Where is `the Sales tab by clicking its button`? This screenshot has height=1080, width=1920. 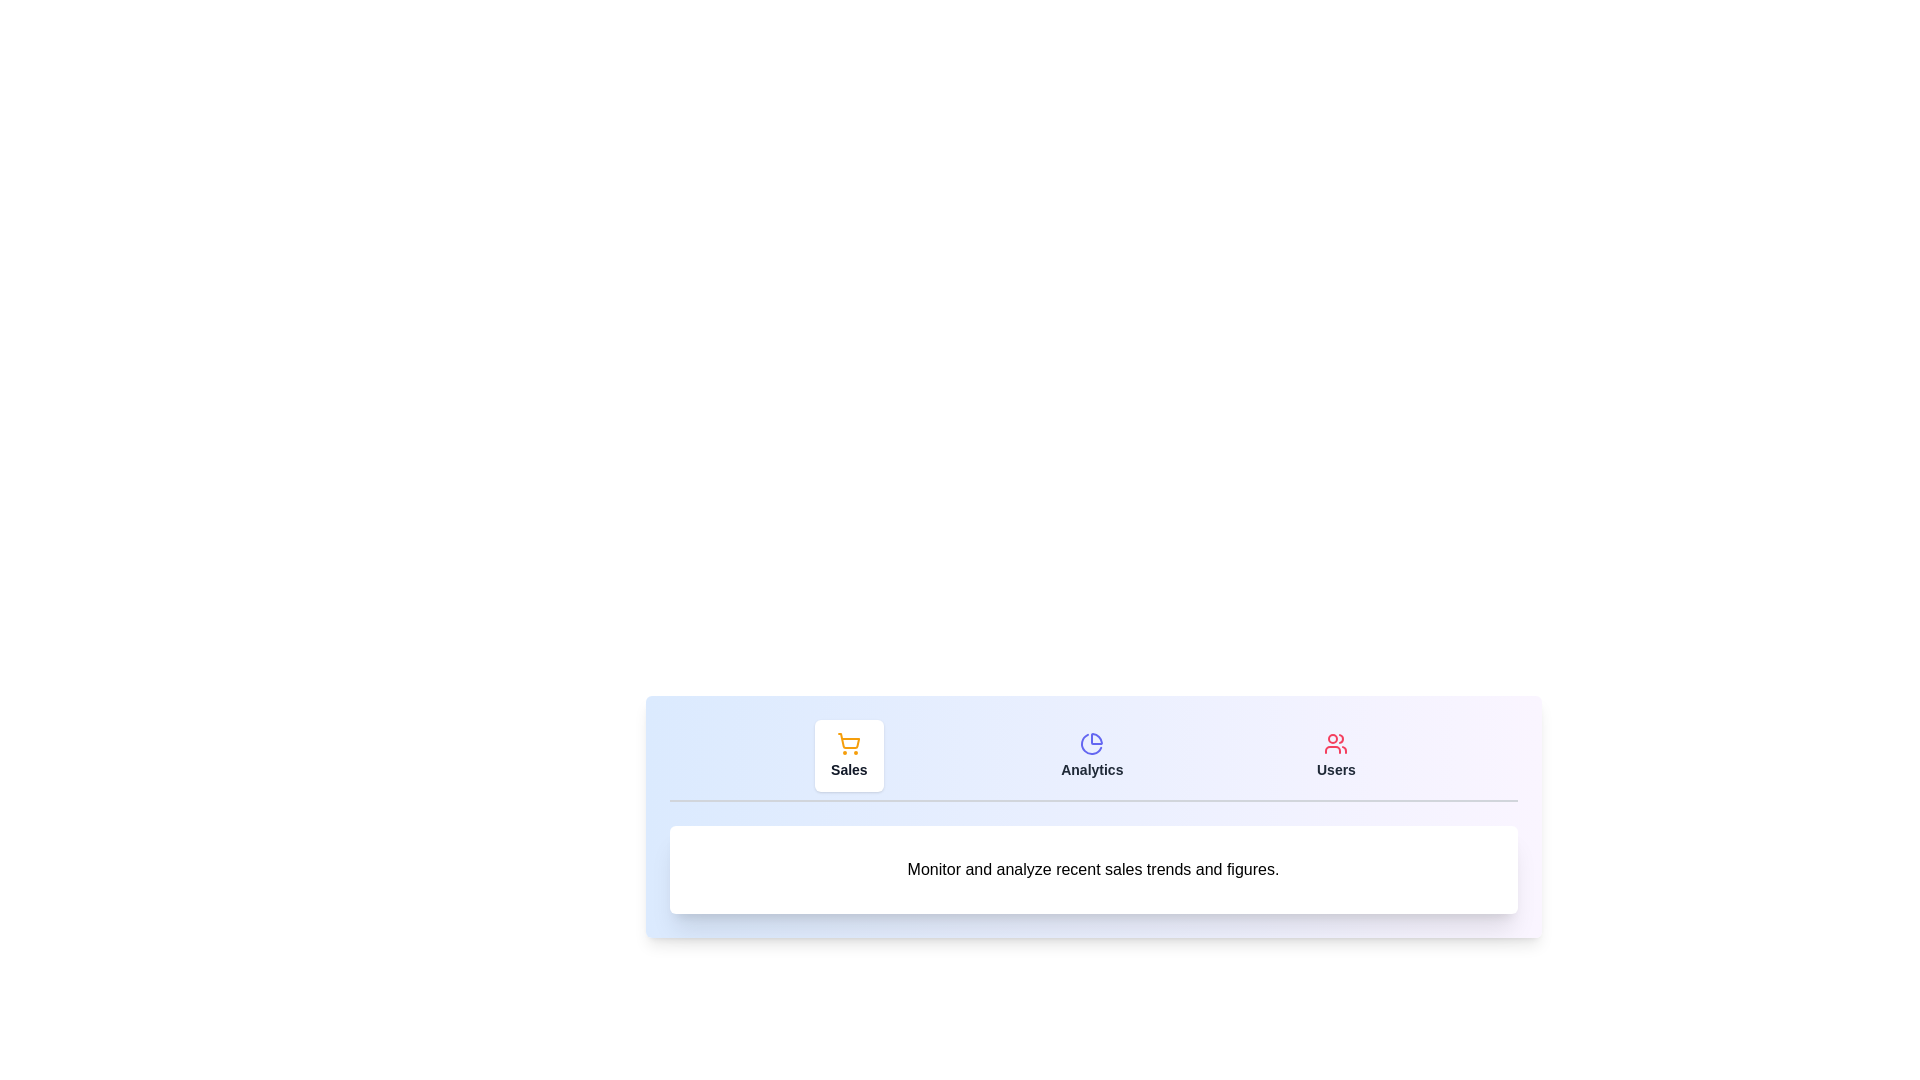
the Sales tab by clicking its button is located at coordinates (849, 756).